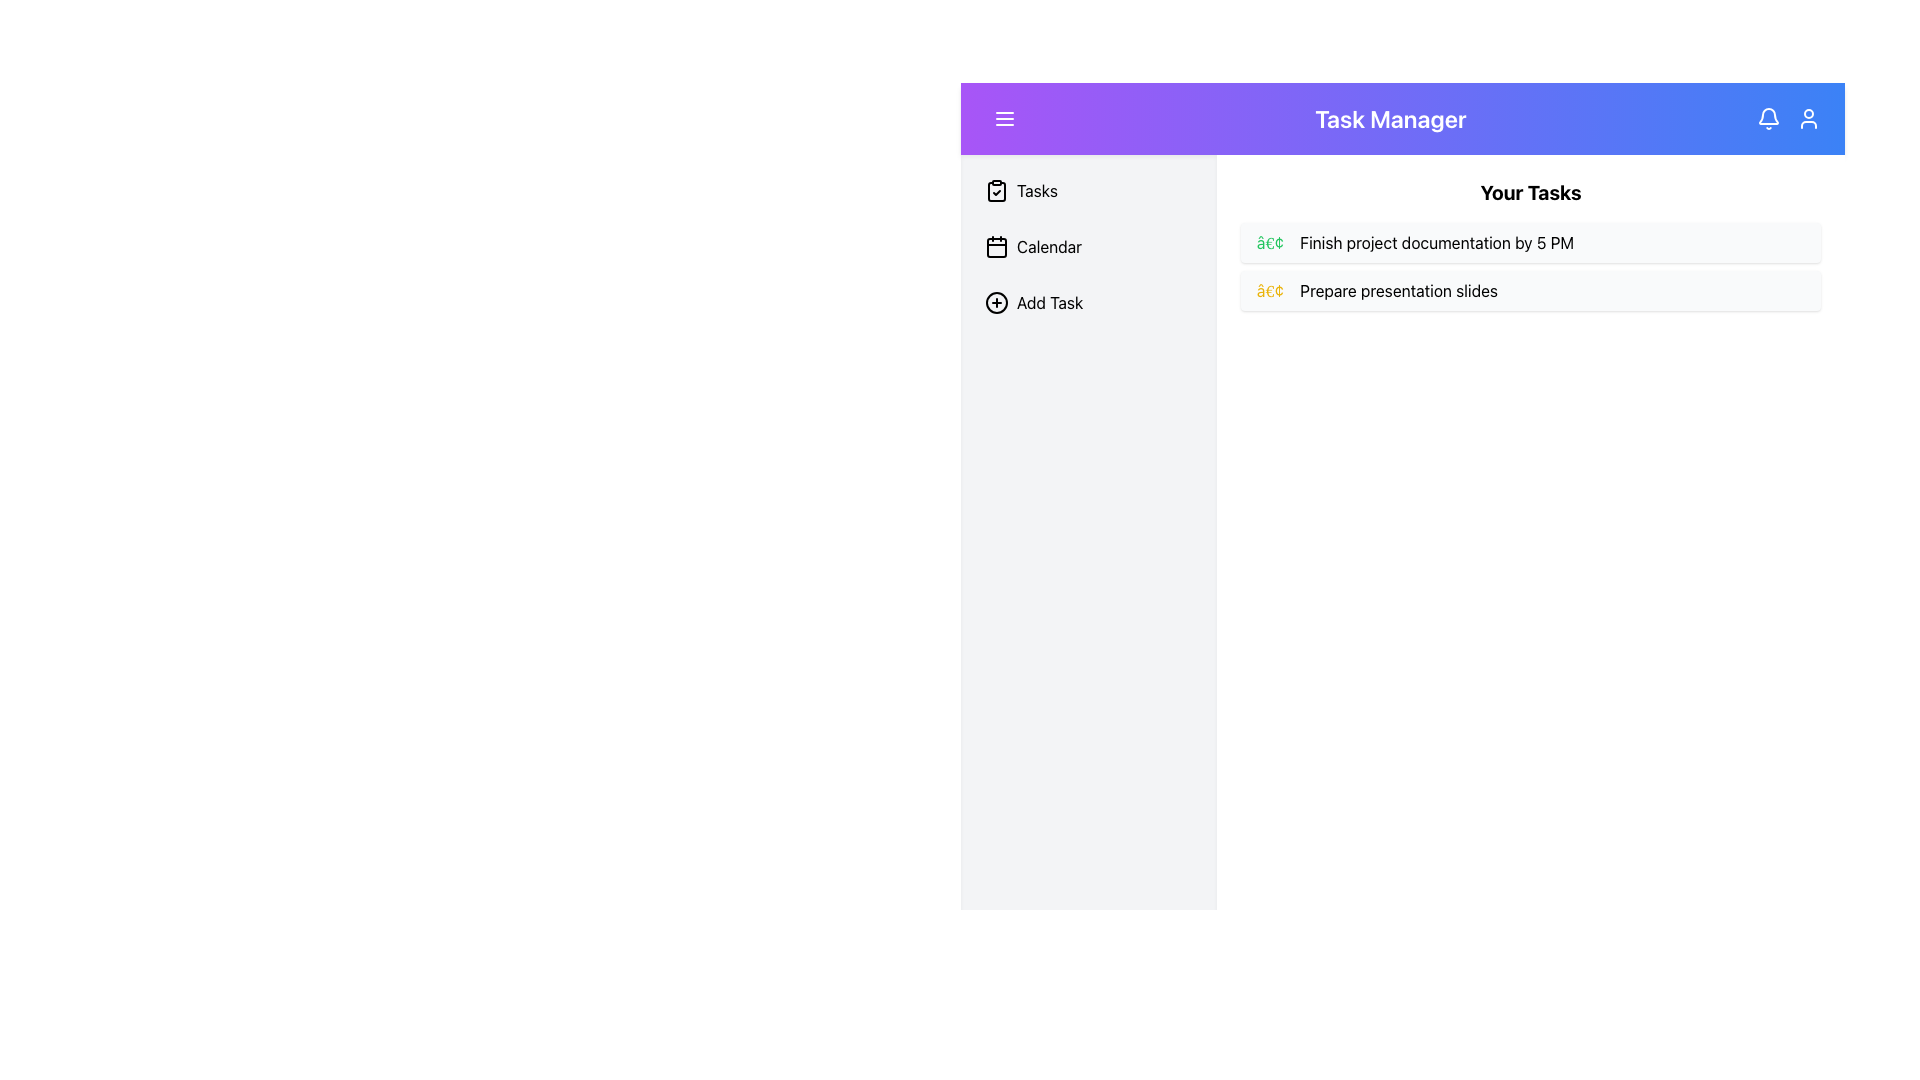 The height and width of the screenshot is (1080, 1920). What do you see at coordinates (1530, 192) in the screenshot?
I see `the 'Your Tasks' text label element, which is a bold and enlarged font header located at the top of the content section, preceding a list of tasks` at bounding box center [1530, 192].